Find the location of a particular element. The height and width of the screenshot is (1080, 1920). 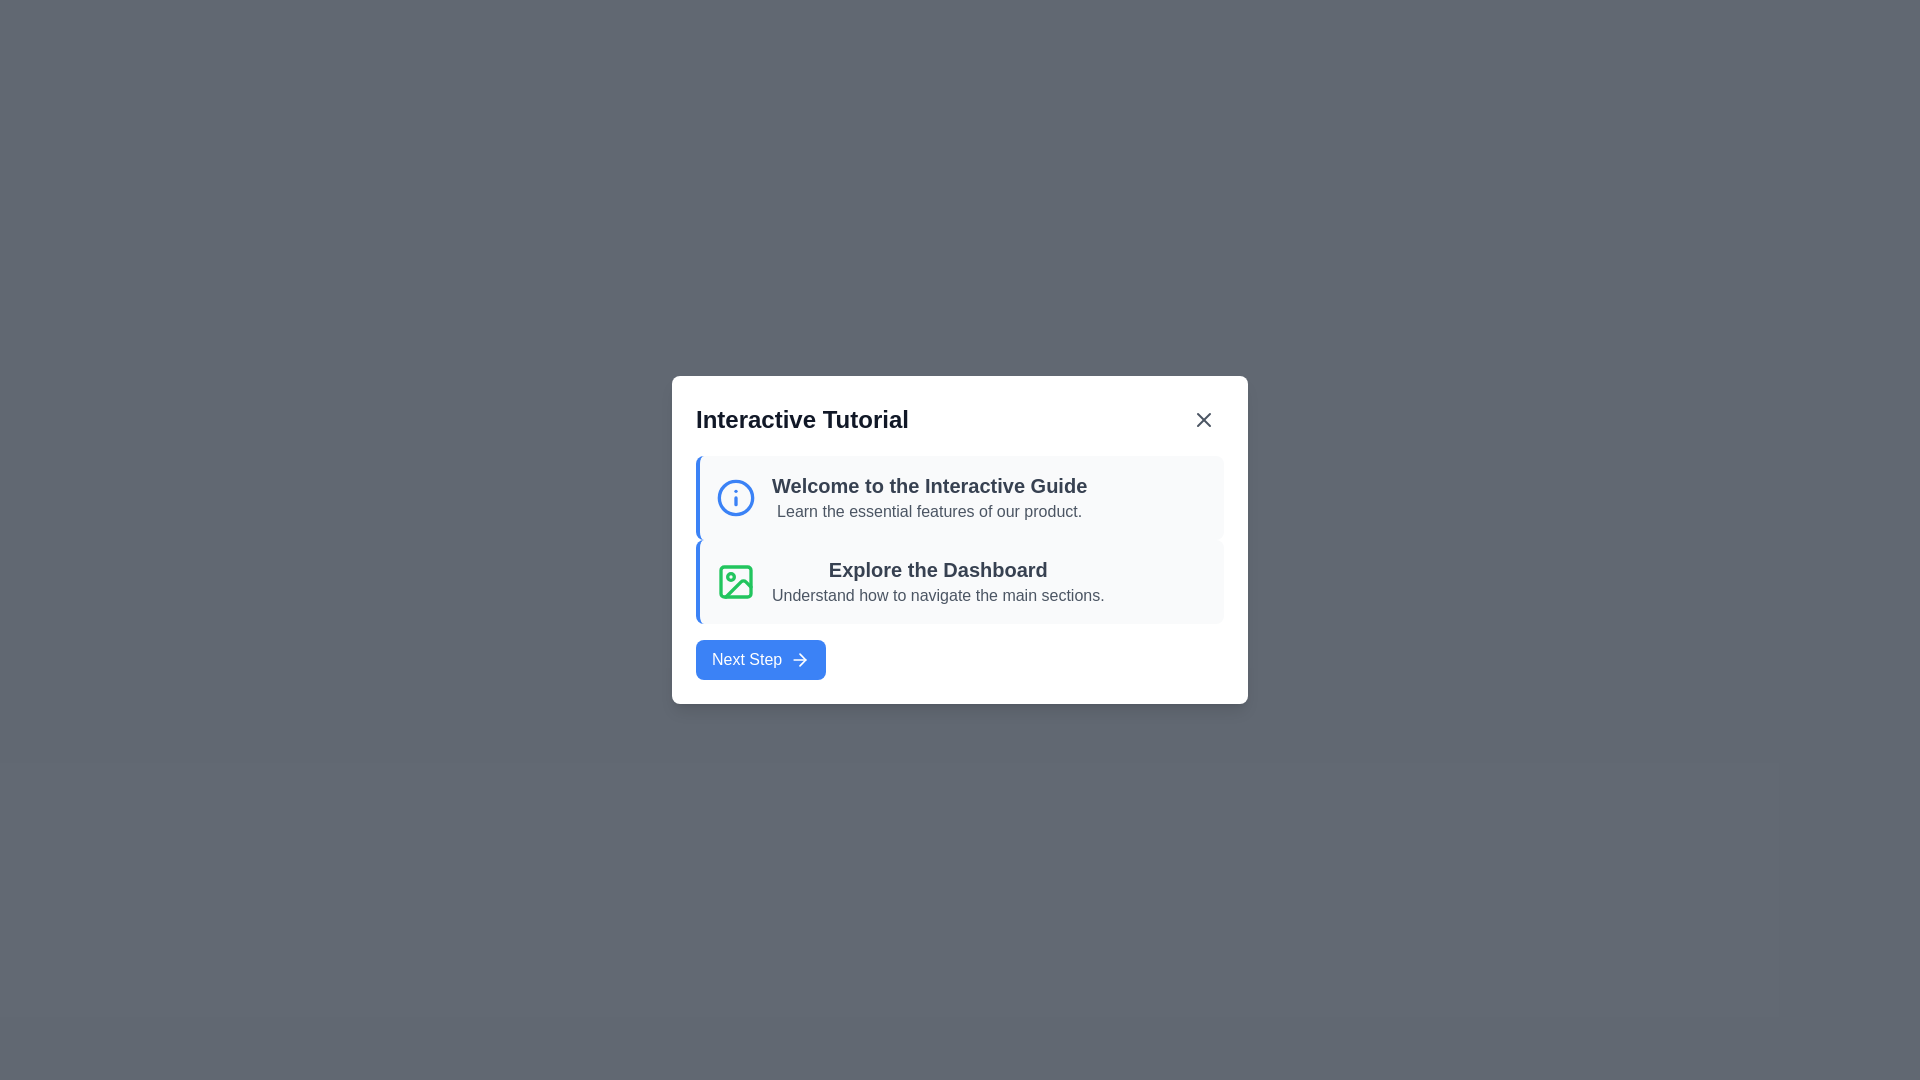

the circular close button with an 'X' symbol located in the top-right corner of the 'Interactive Tutorial' card to change its color is located at coordinates (1203, 419).